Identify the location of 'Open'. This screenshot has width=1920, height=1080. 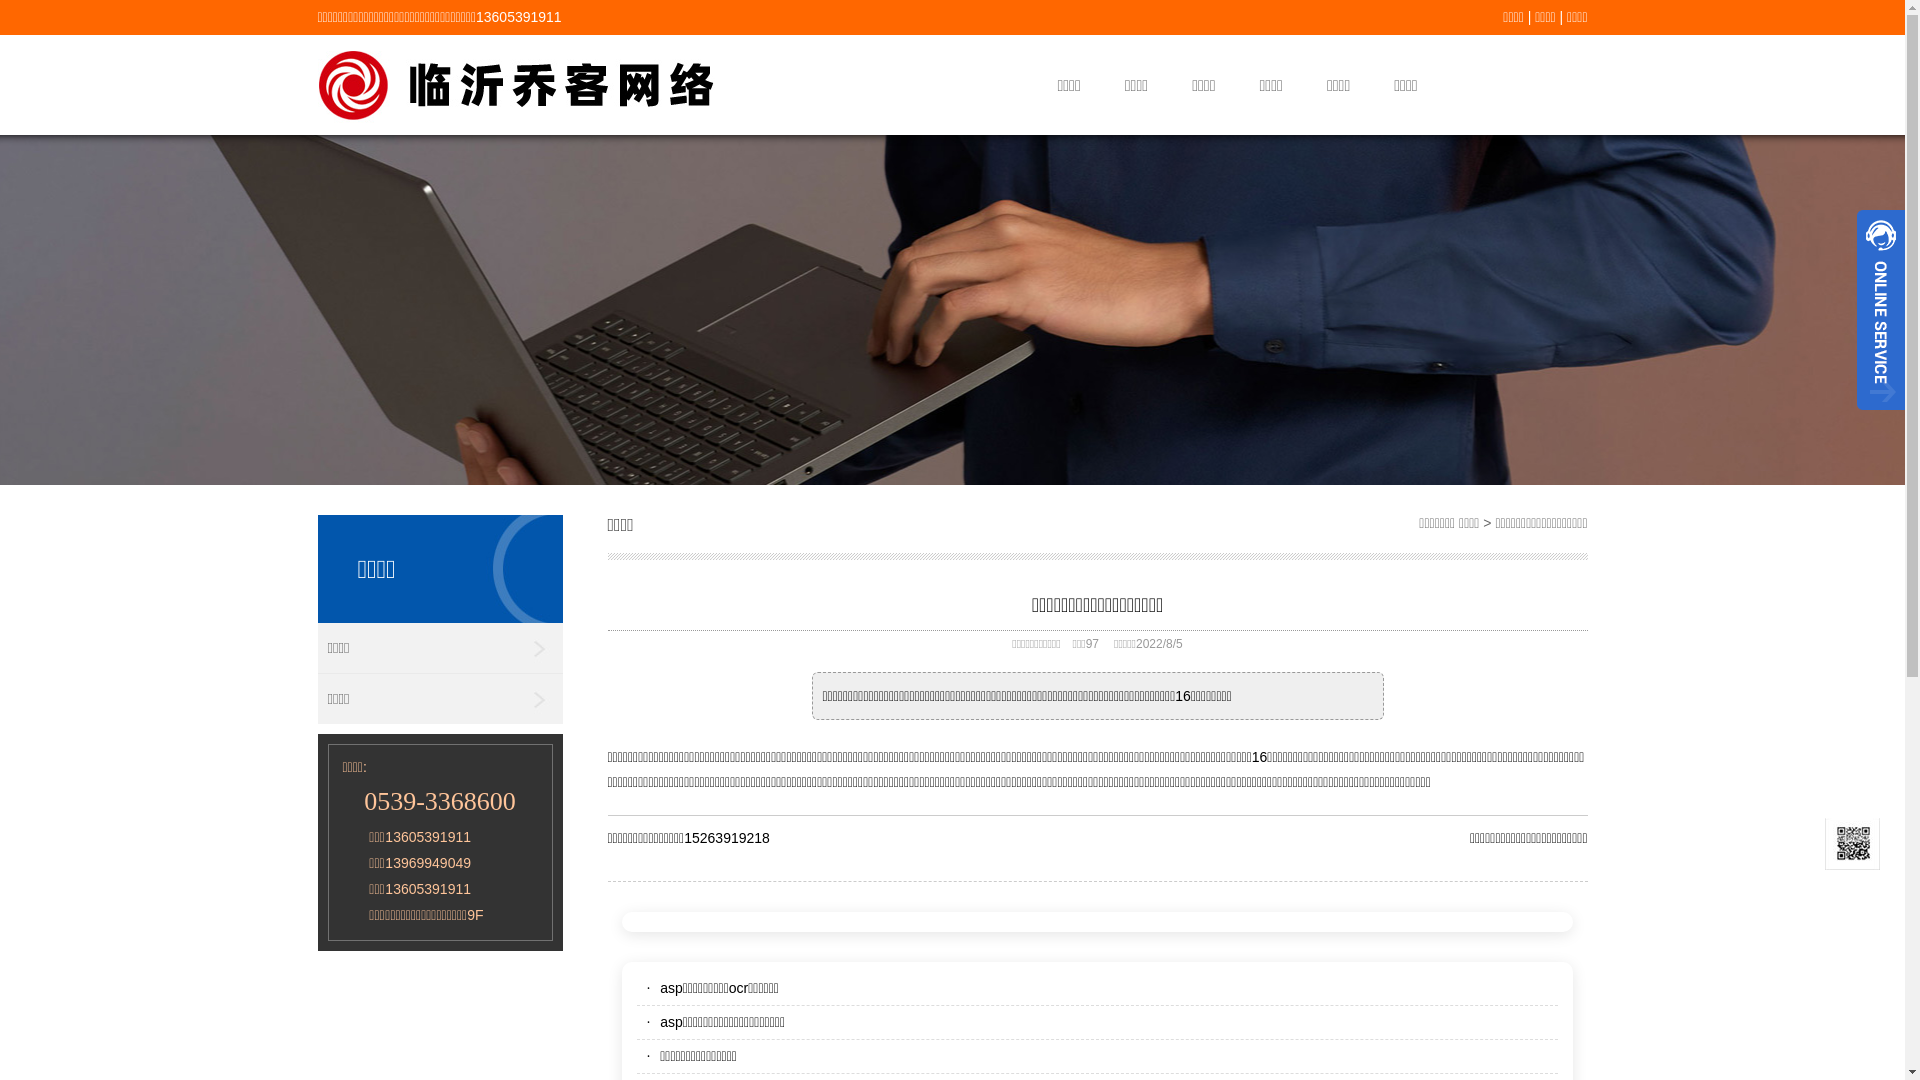
(1880, 309).